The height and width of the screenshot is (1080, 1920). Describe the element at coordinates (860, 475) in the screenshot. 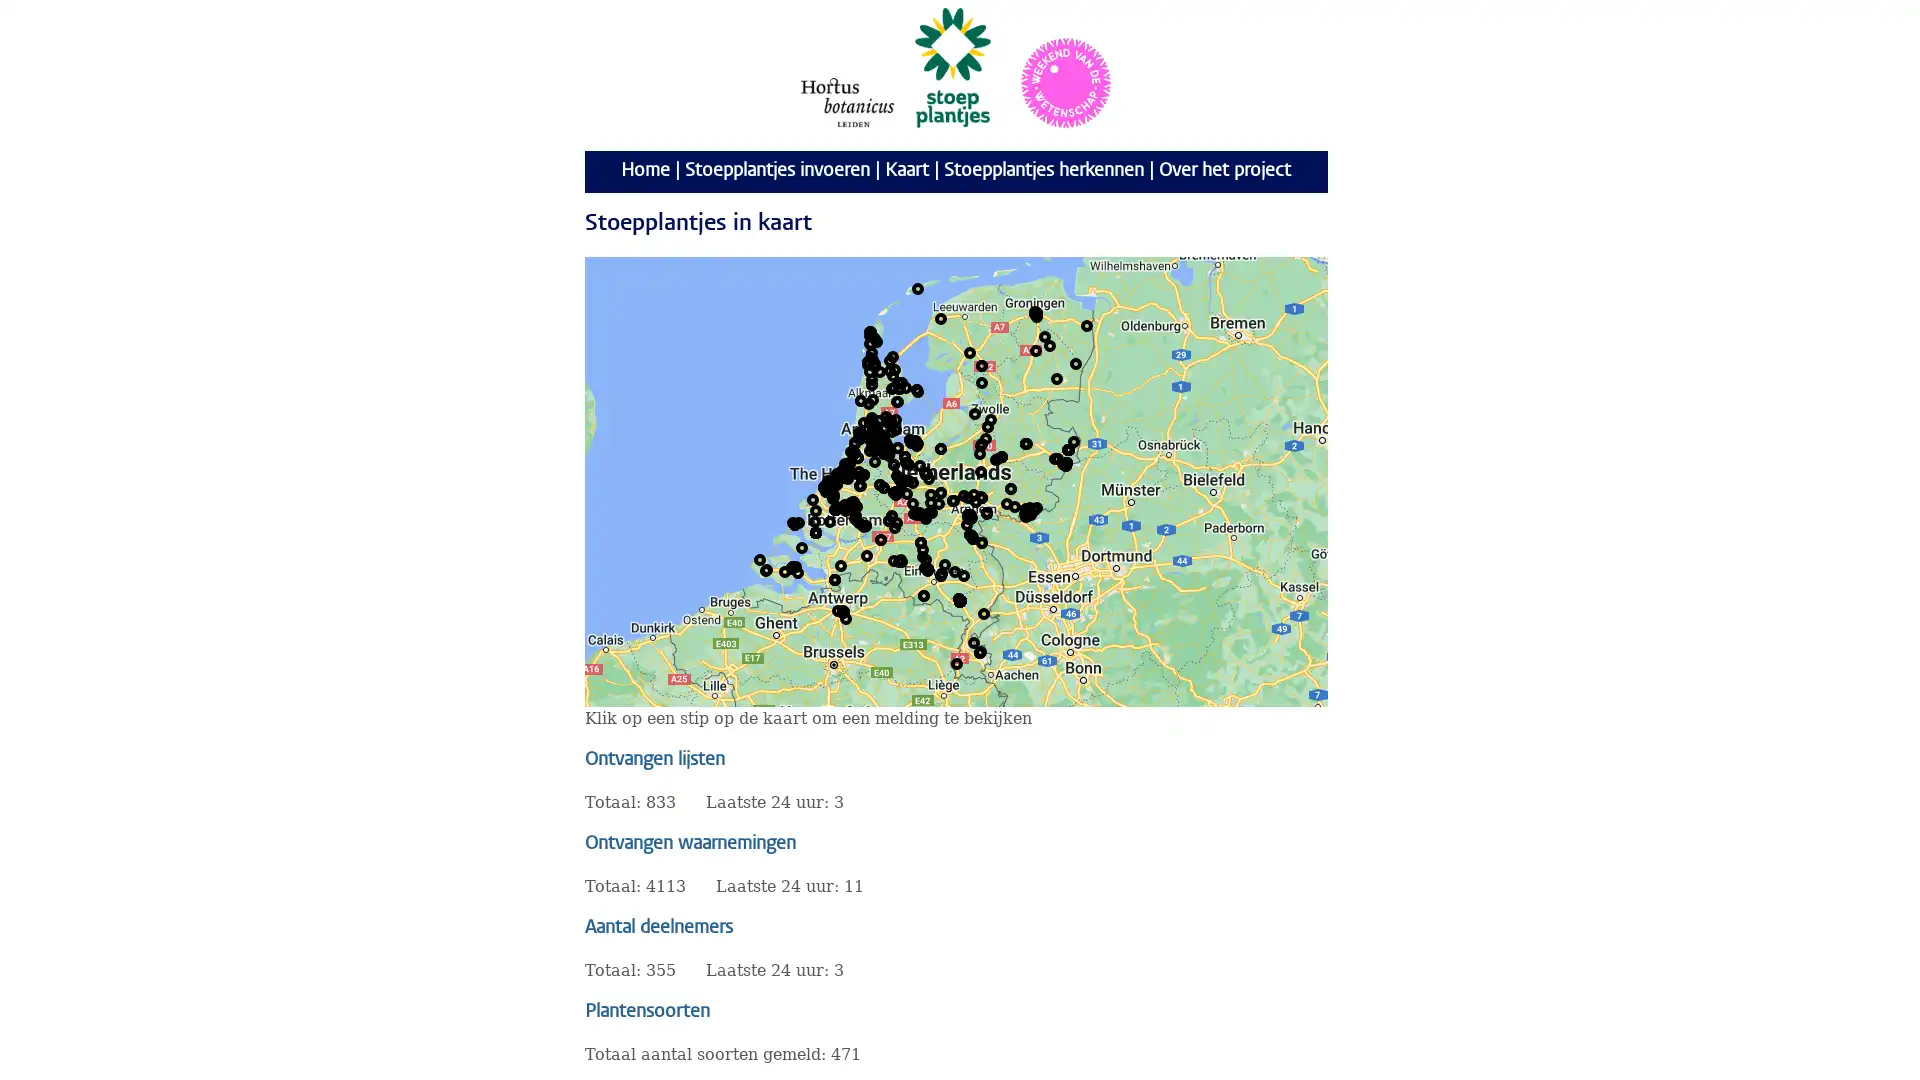

I see `Telling van op 26 februari 2022` at that location.